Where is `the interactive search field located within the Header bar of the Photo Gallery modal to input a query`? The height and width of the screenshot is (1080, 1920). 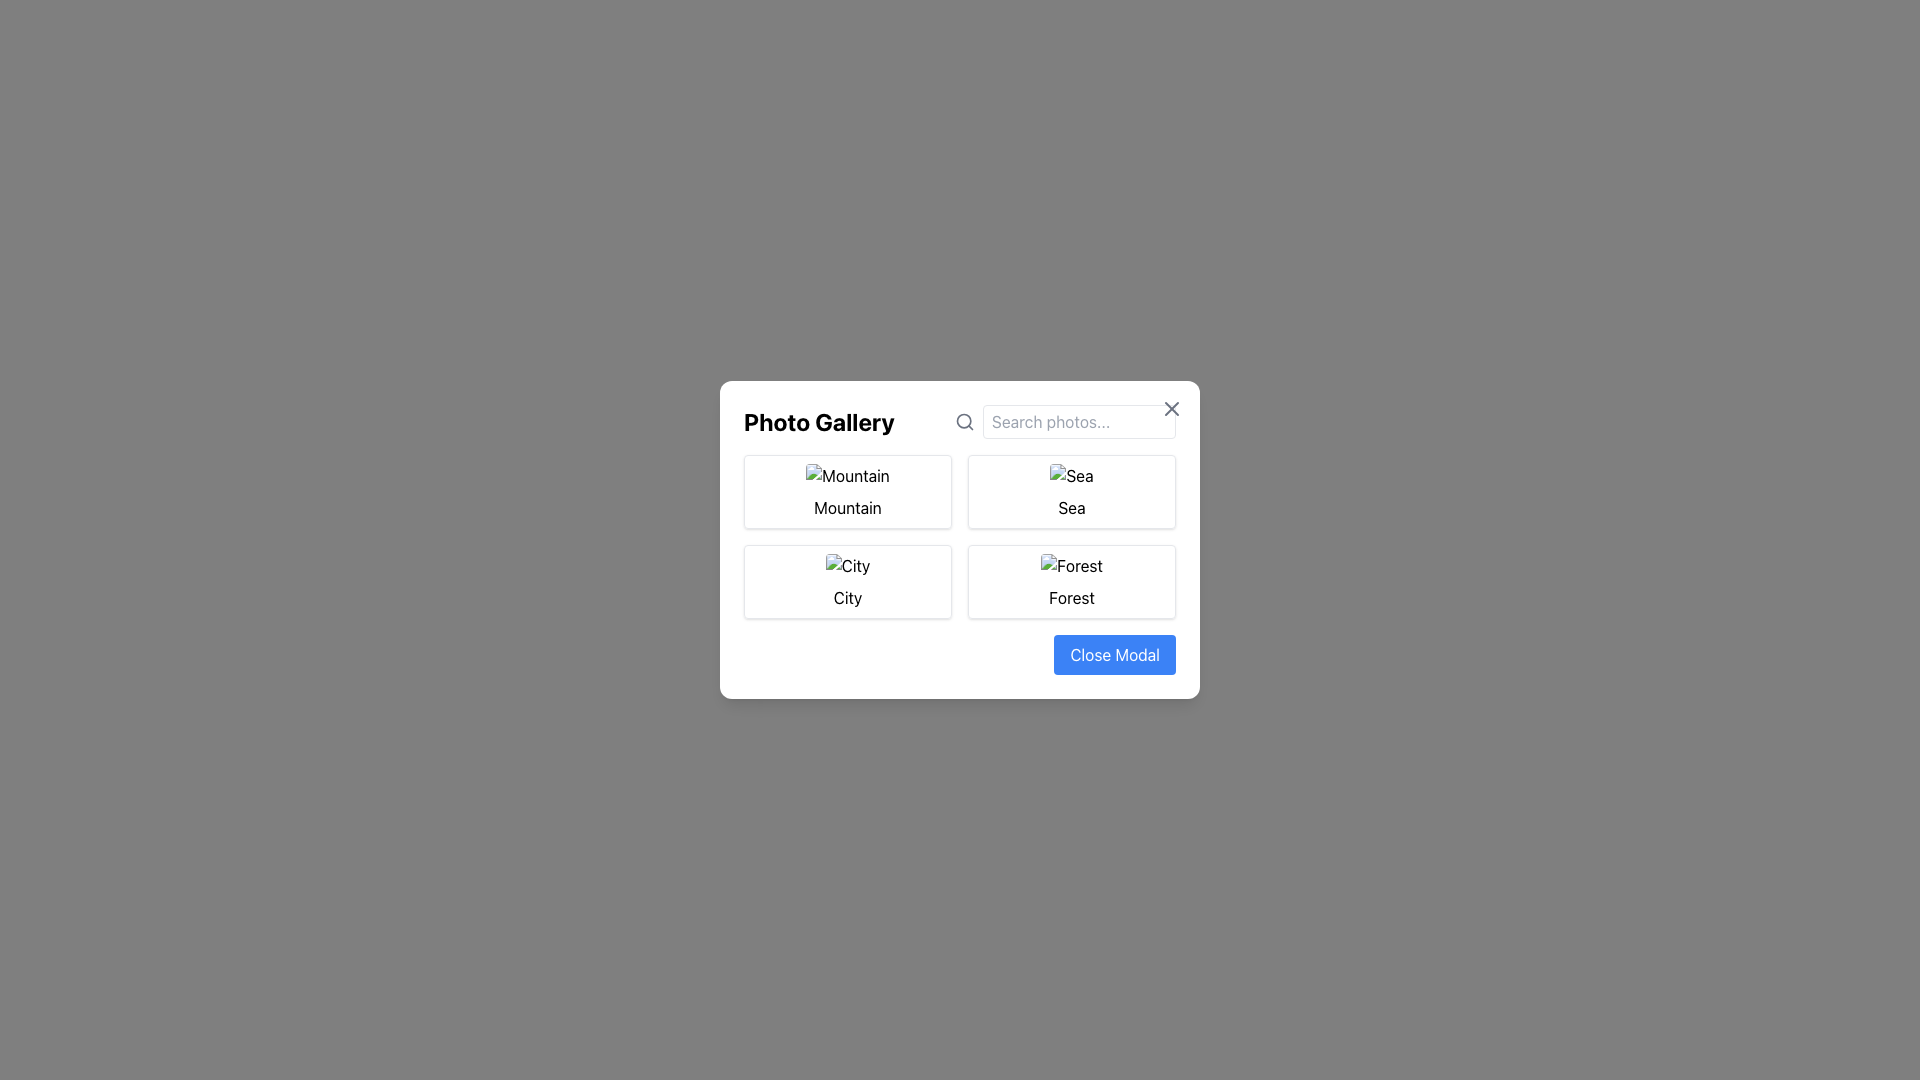 the interactive search field located within the Header bar of the Photo Gallery modal to input a query is located at coordinates (960, 420).